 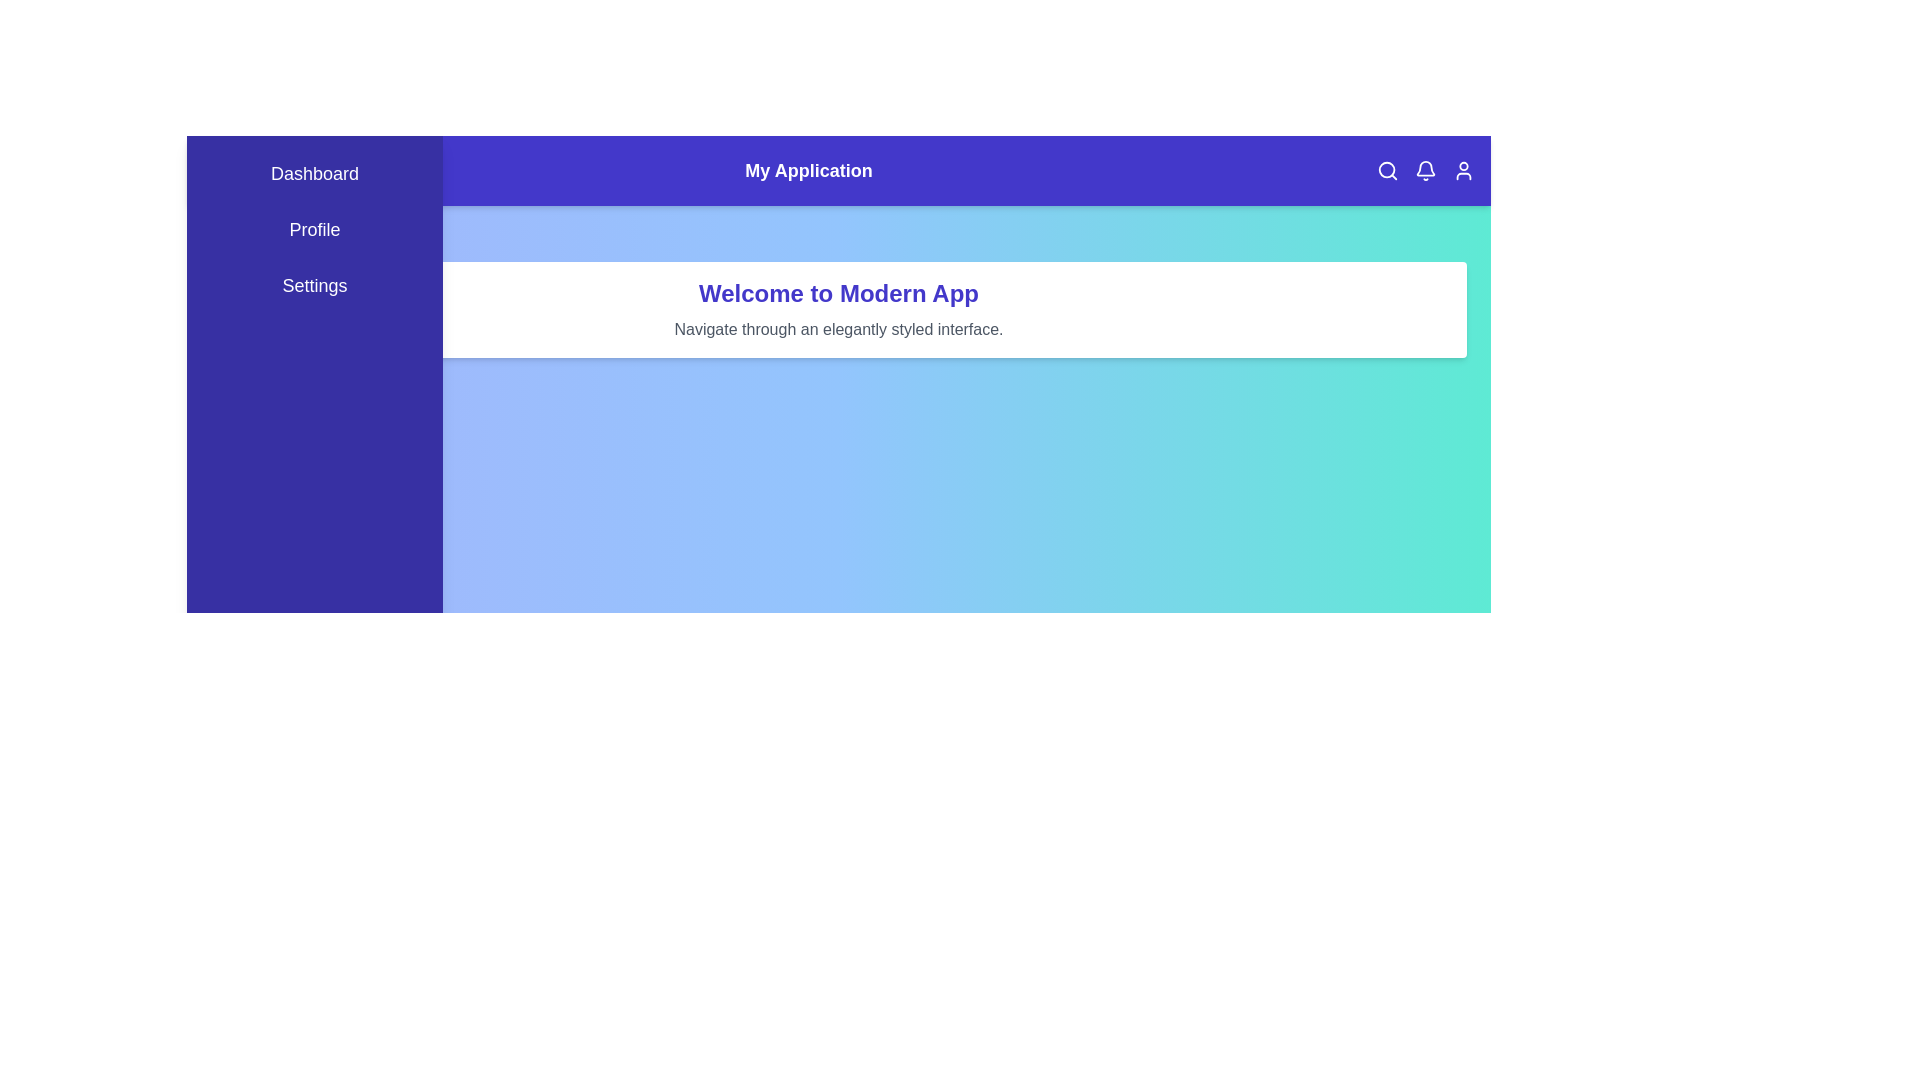 I want to click on the User icon in the app bar, so click(x=1464, y=169).